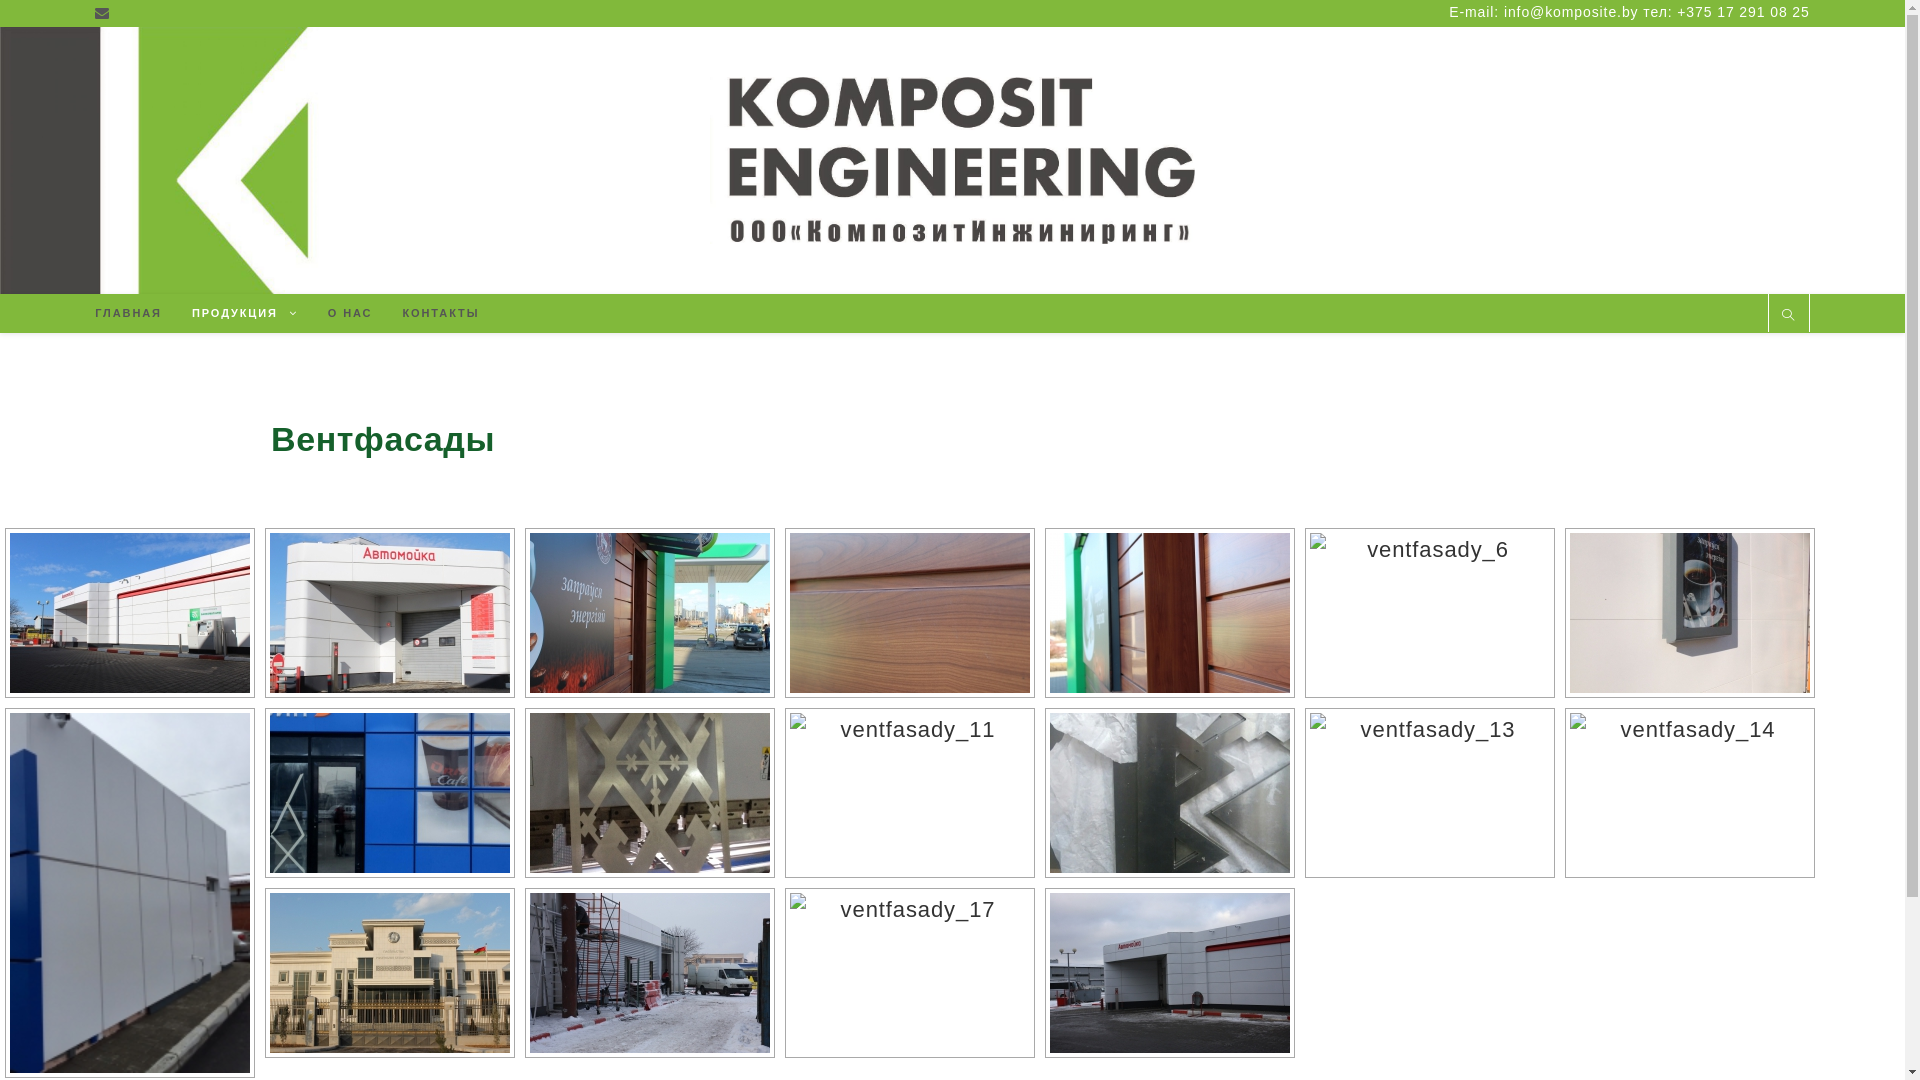 Image resolution: width=1920 pixels, height=1080 pixels. What do you see at coordinates (1049, 792) in the screenshot?
I see `'ventfasady_12'` at bounding box center [1049, 792].